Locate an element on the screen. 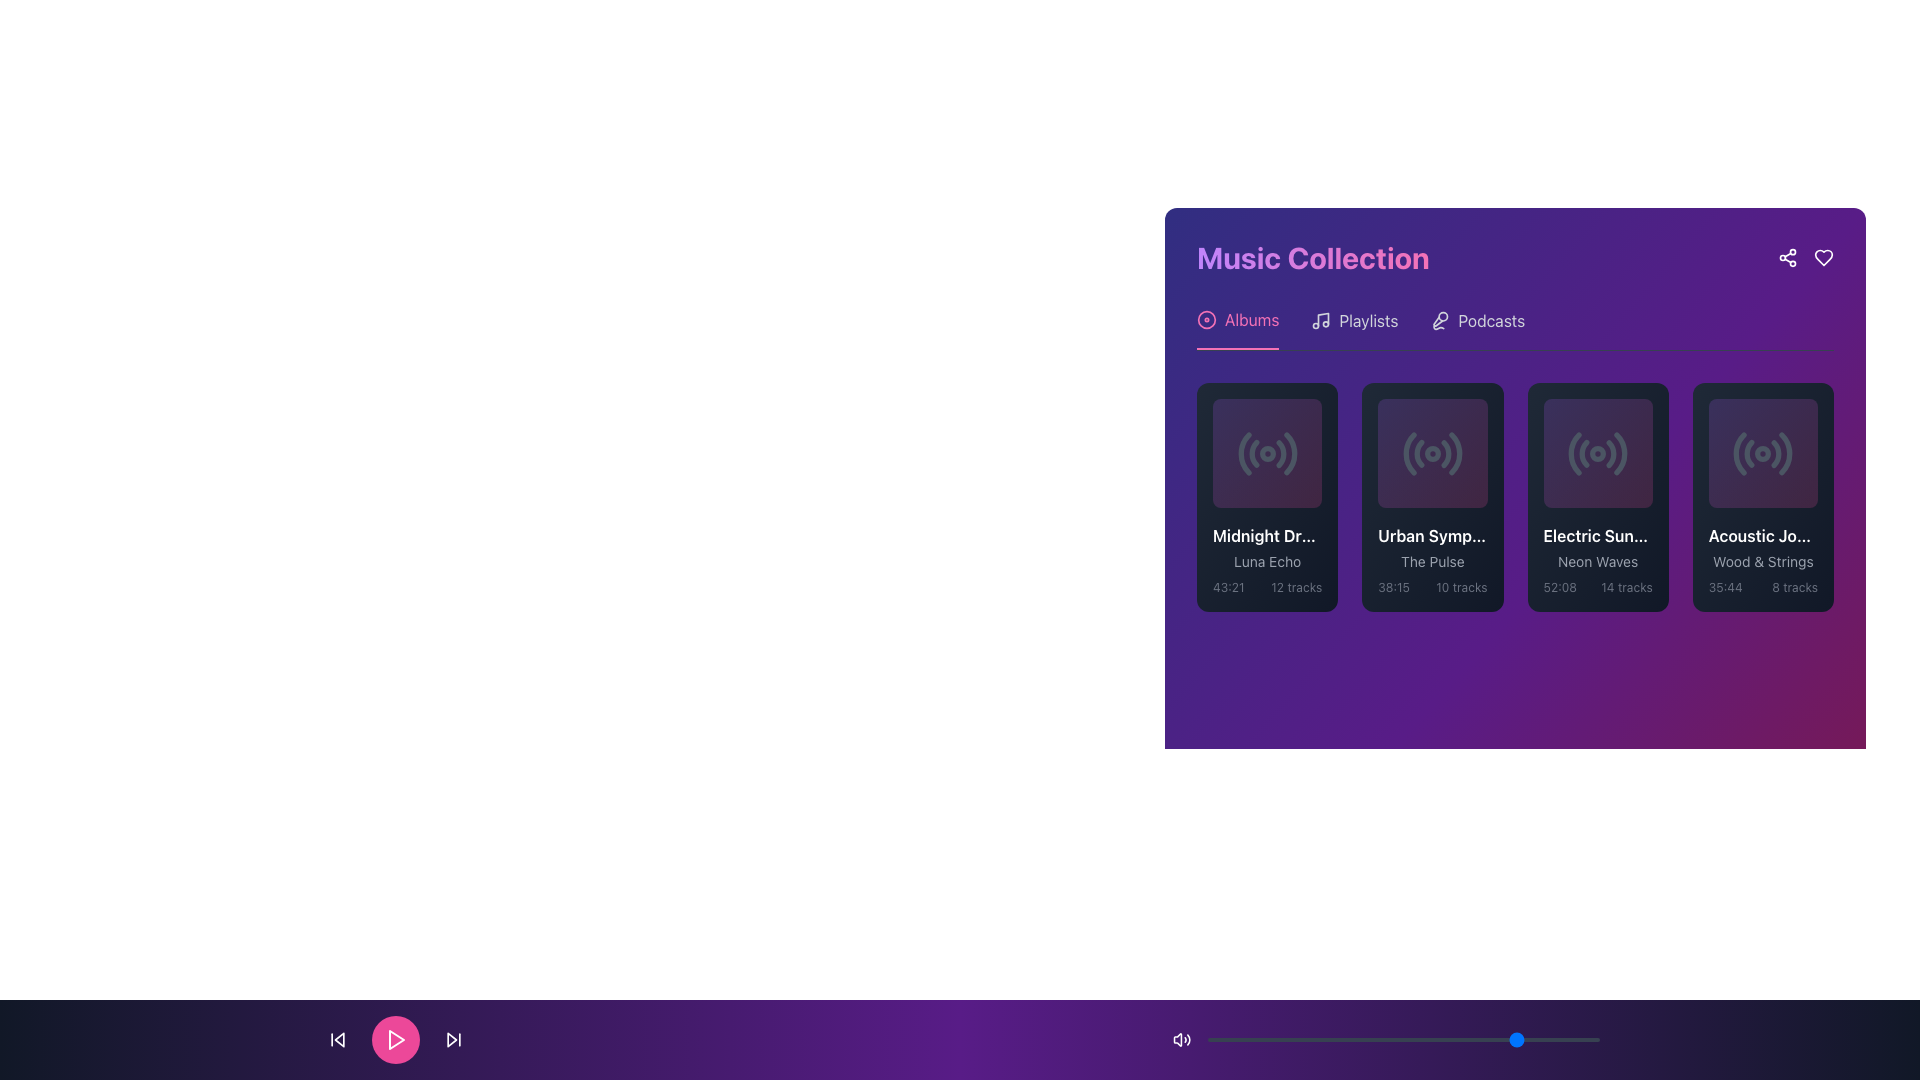 The image size is (1920, 1080). the non-interactive heading indicating the title of the music collection section, located at the top left corner of the interface panel is located at coordinates (1313, 257).